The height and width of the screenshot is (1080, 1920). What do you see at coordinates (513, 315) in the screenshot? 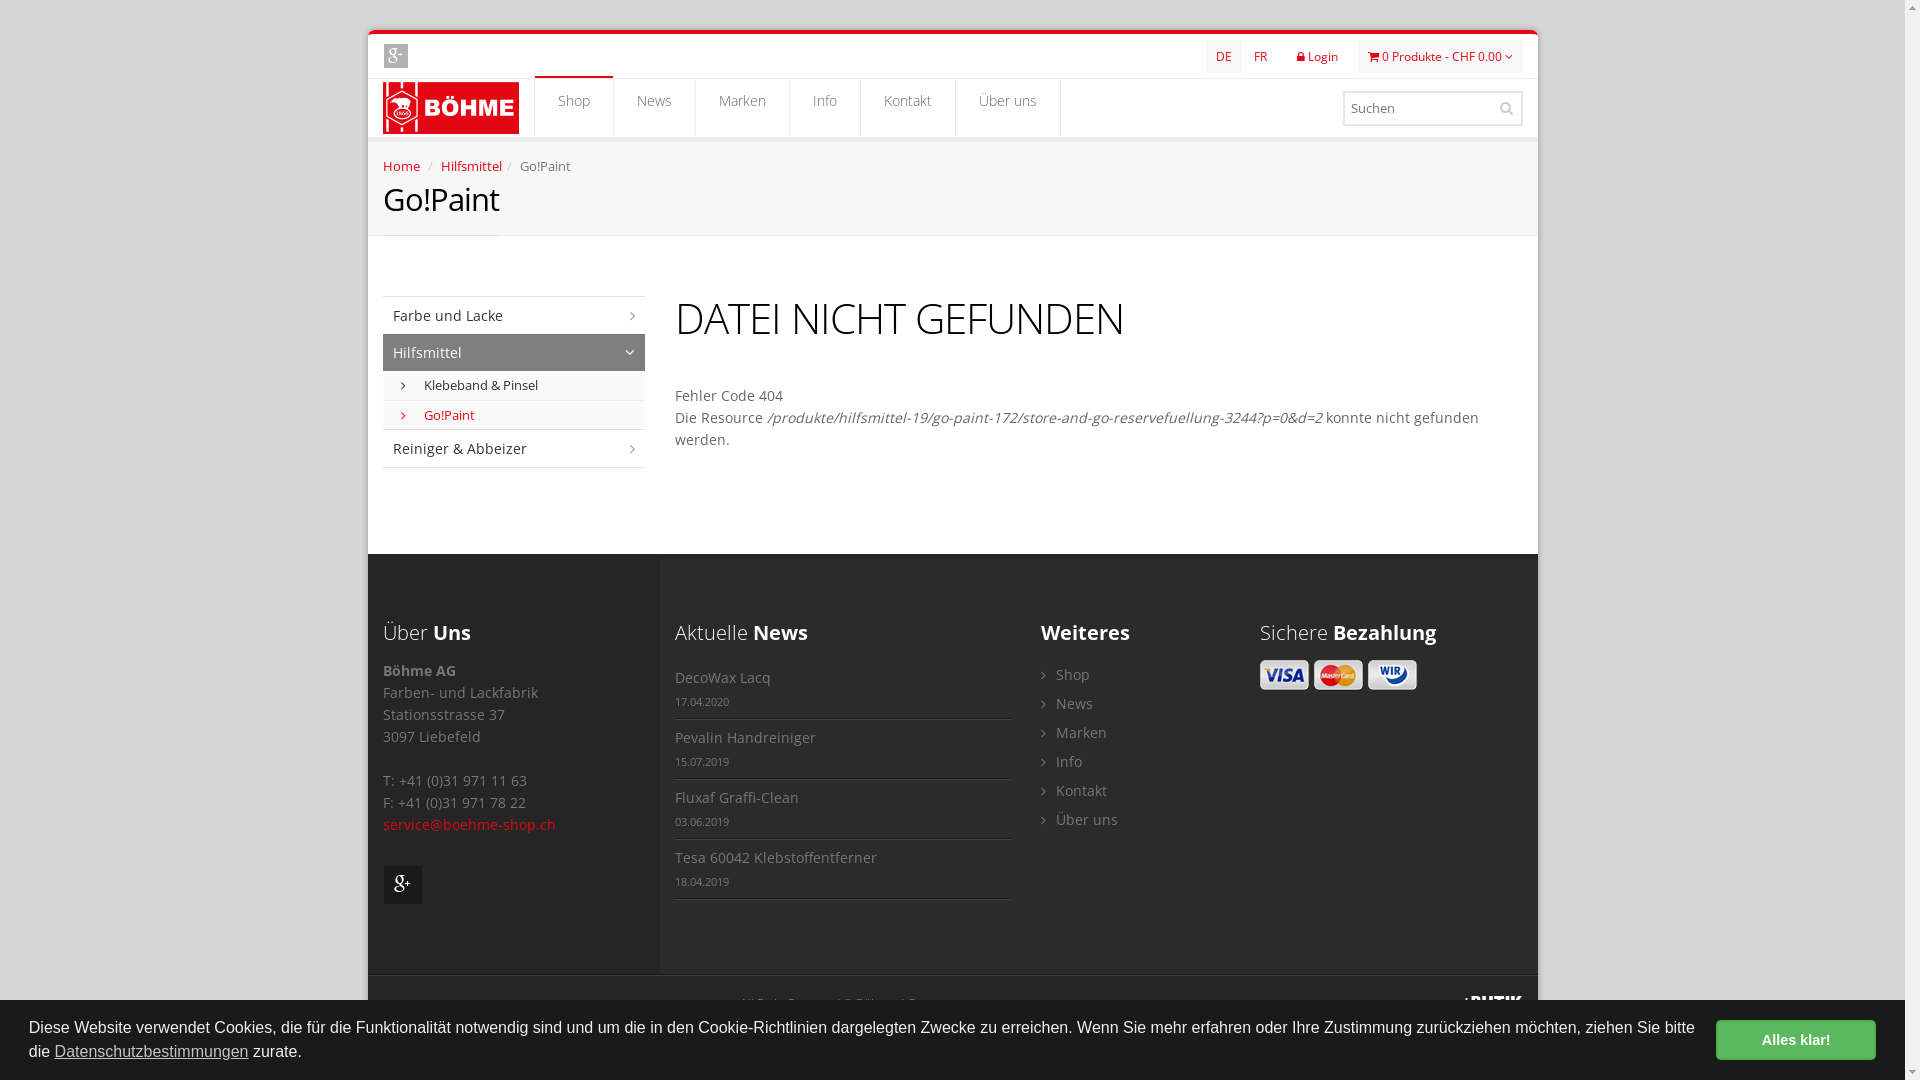
I see `'Farbe und Lacke'` at bounding box center [513, 315].